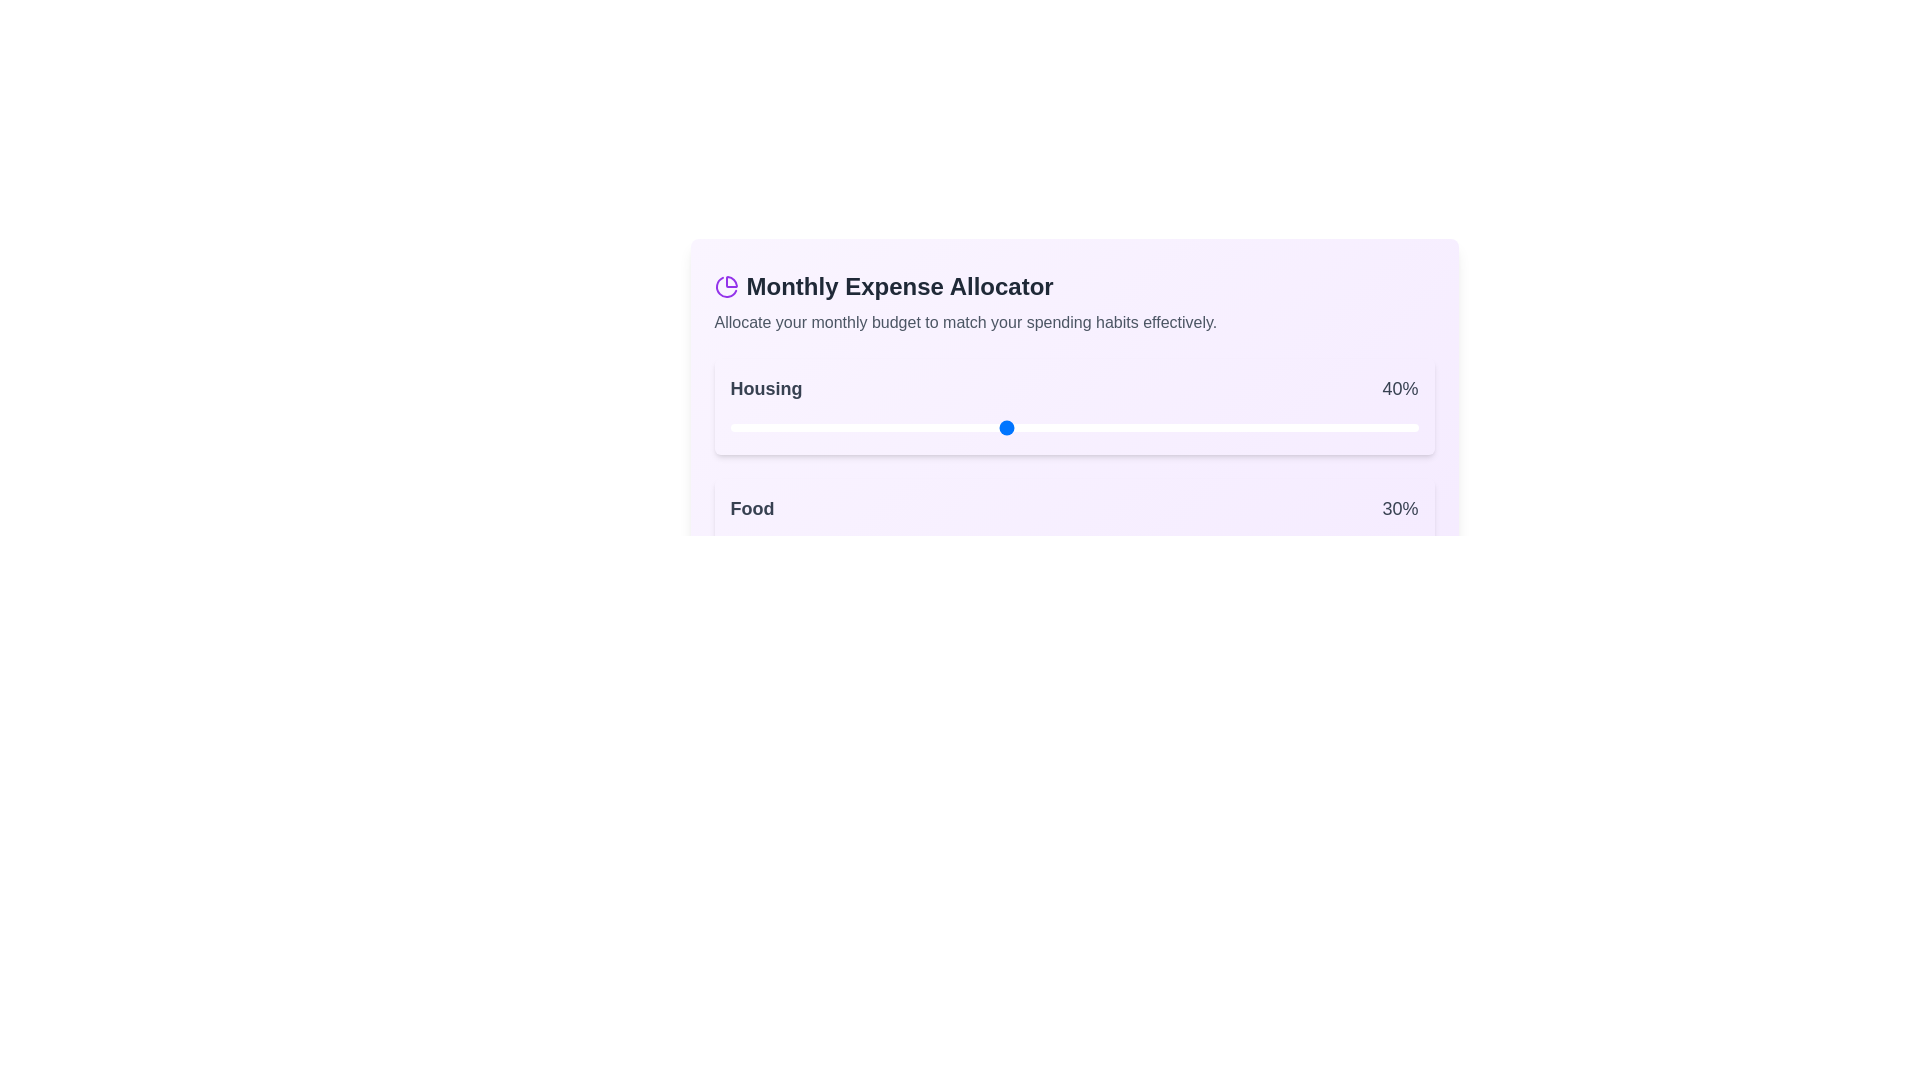 This screenshot has width=1920, height=1080. I want to click on the budget for Housing, so click(1204, 427).